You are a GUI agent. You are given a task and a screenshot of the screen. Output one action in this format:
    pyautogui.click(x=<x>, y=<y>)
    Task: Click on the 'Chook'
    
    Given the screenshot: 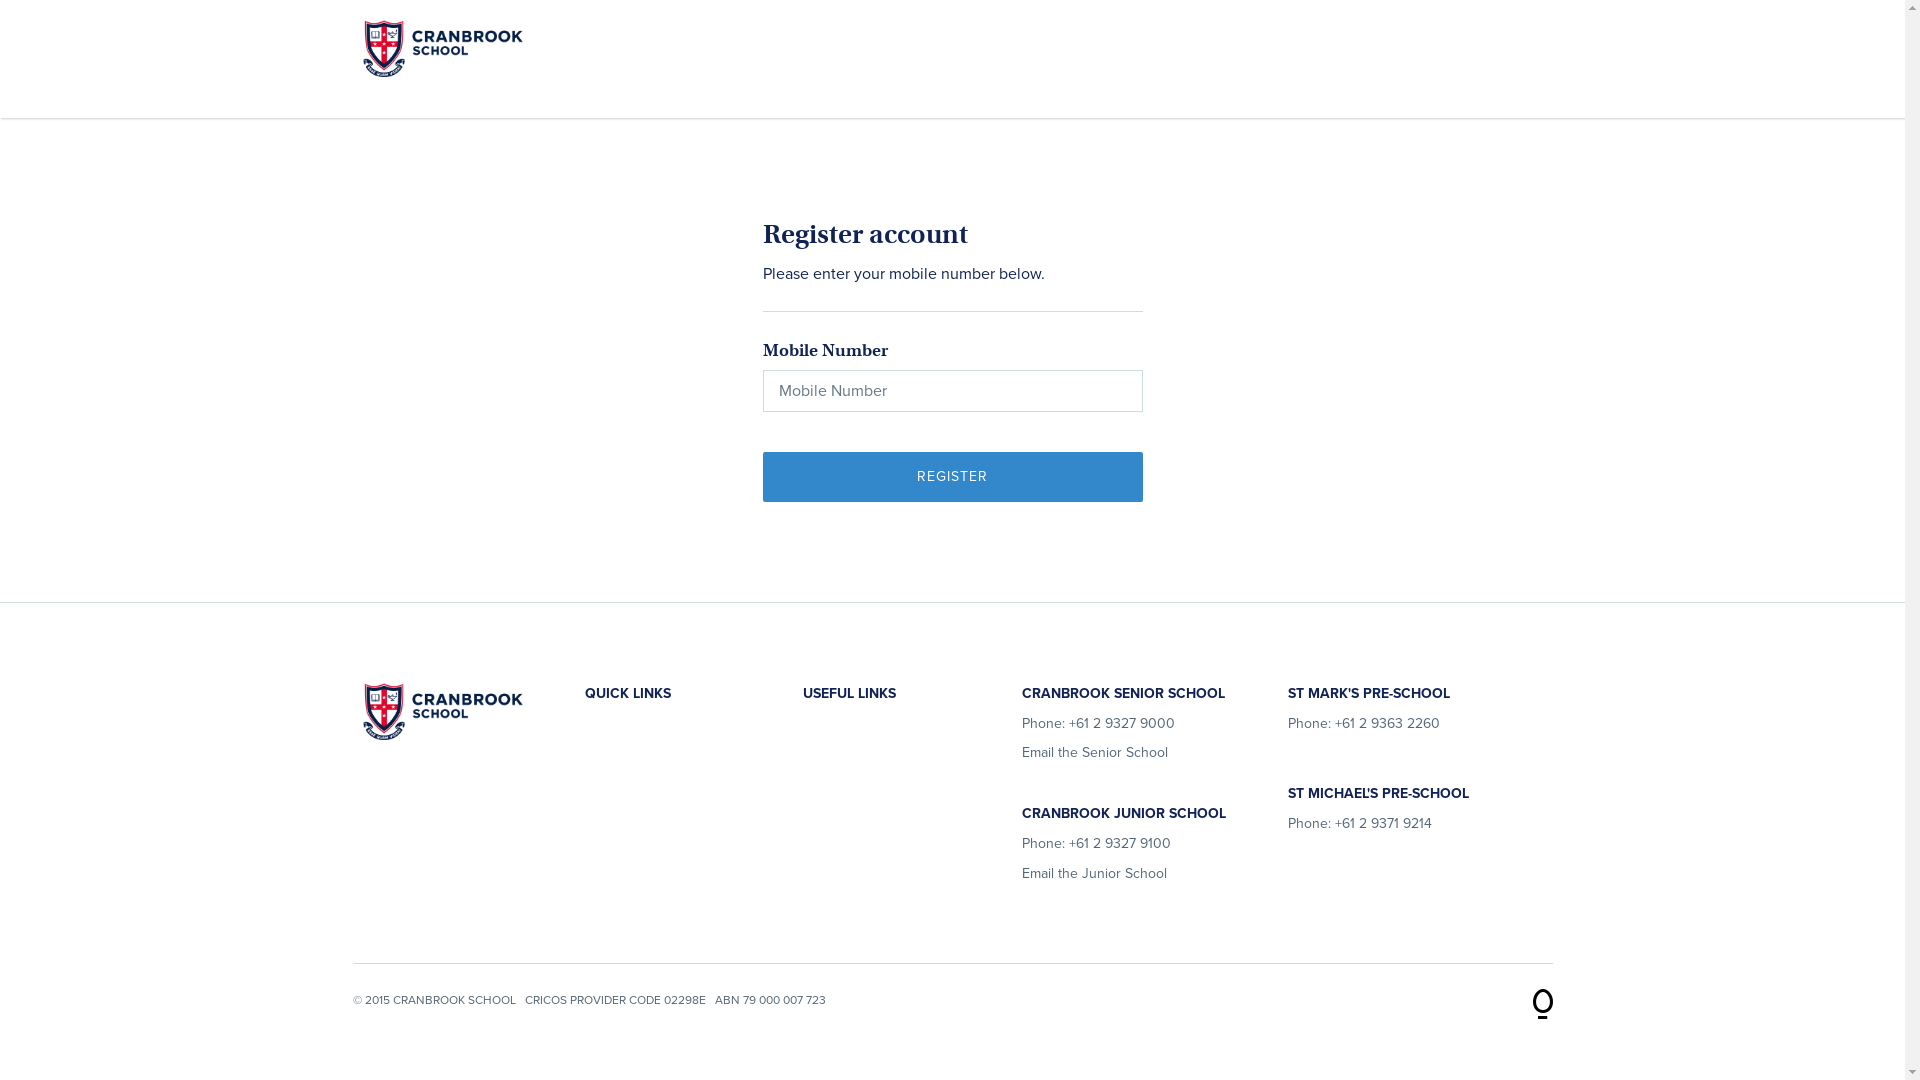 What is the action you would take?
    pyautogui.click(x=1540, y=995)
    